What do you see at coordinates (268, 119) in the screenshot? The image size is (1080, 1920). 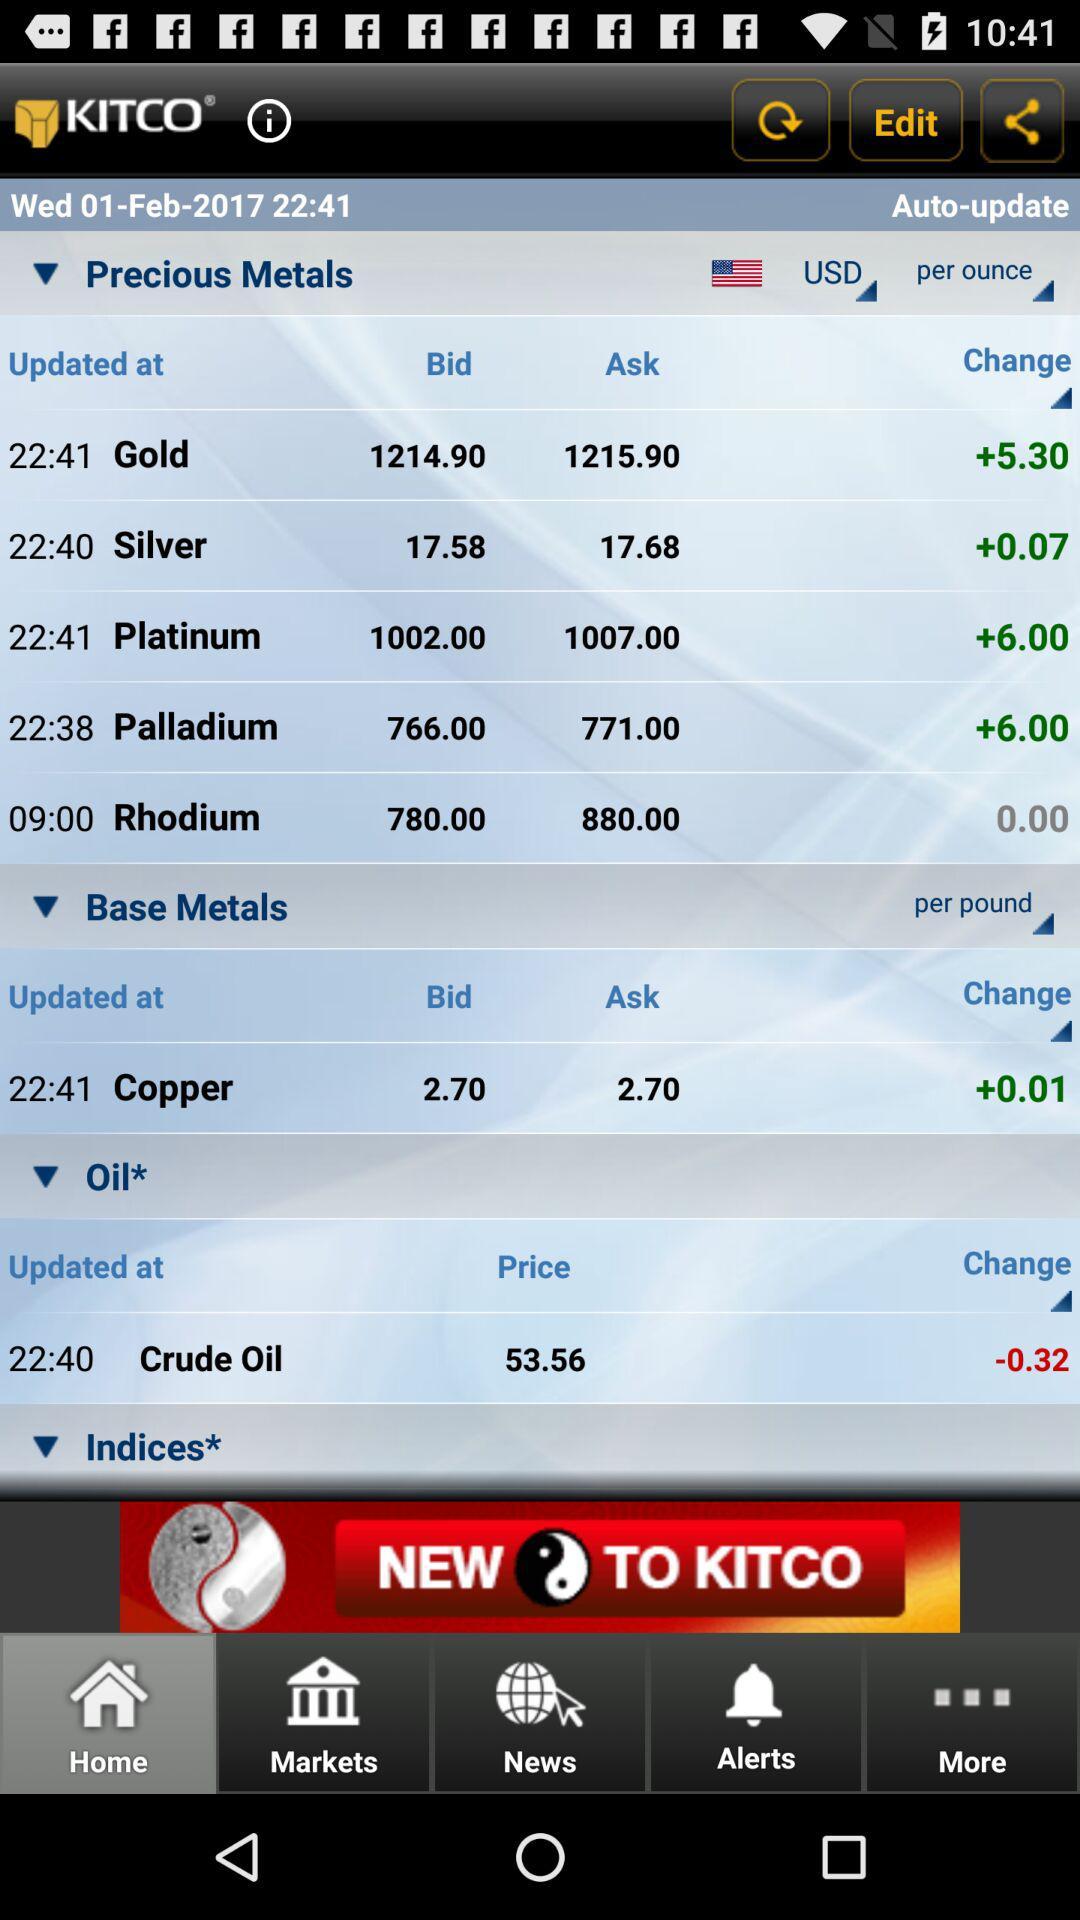 I see `the icon above the wed 01 feb app` at bounding box center [268, 119].